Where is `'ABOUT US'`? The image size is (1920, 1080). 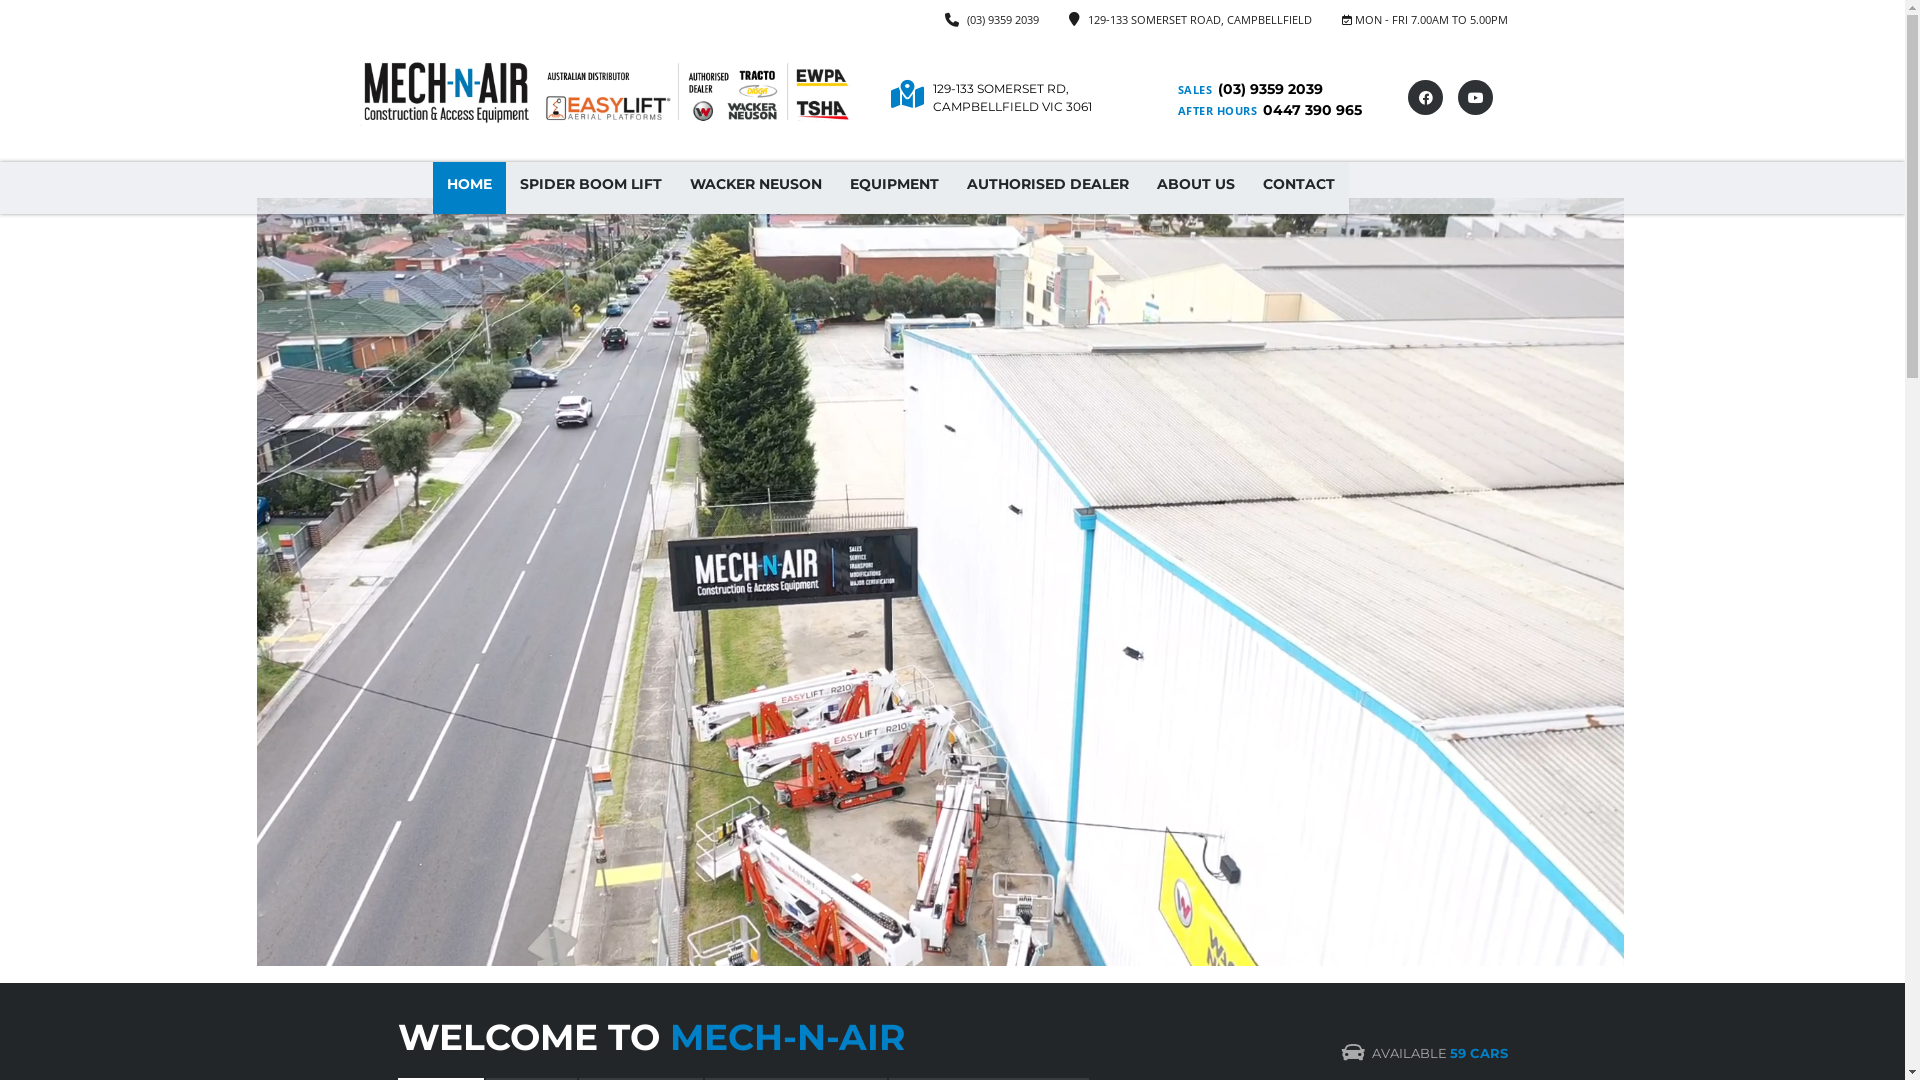 'ABOUT US' is located at coordinates (1195, 188).